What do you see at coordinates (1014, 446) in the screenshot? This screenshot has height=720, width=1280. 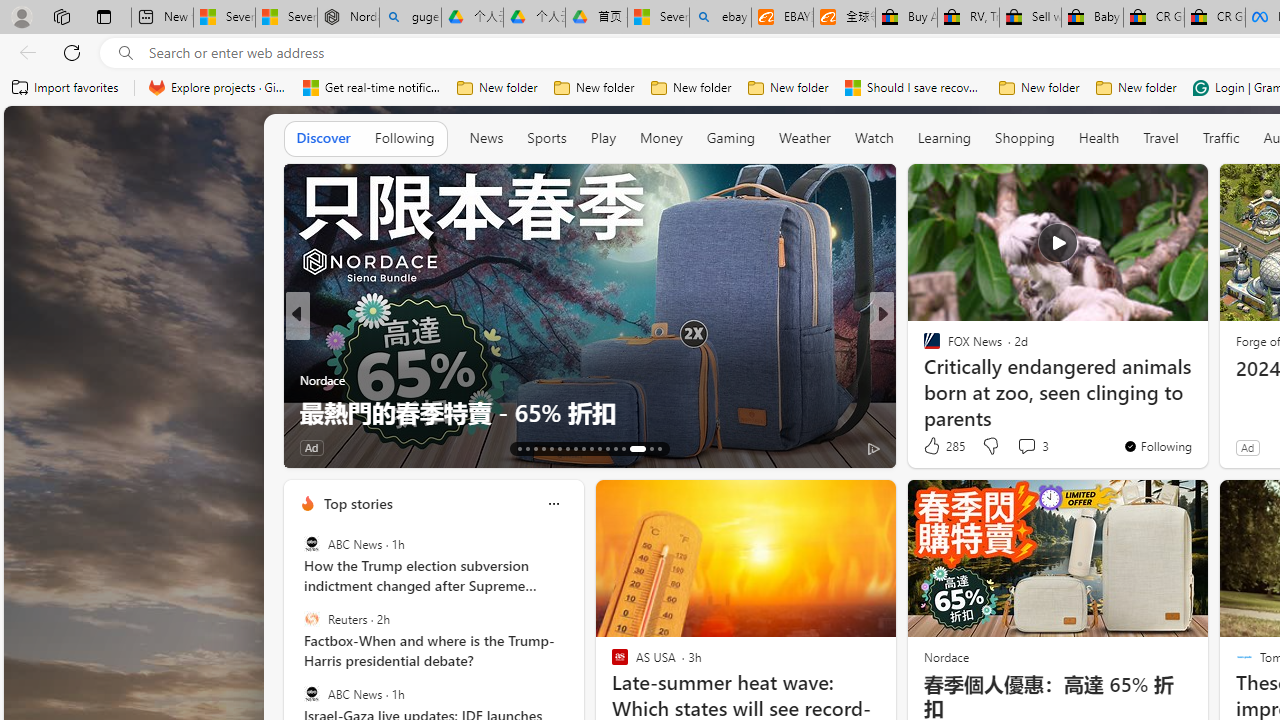 I see `'View comments 2 Comment'` at bounding box center [1014, 446].